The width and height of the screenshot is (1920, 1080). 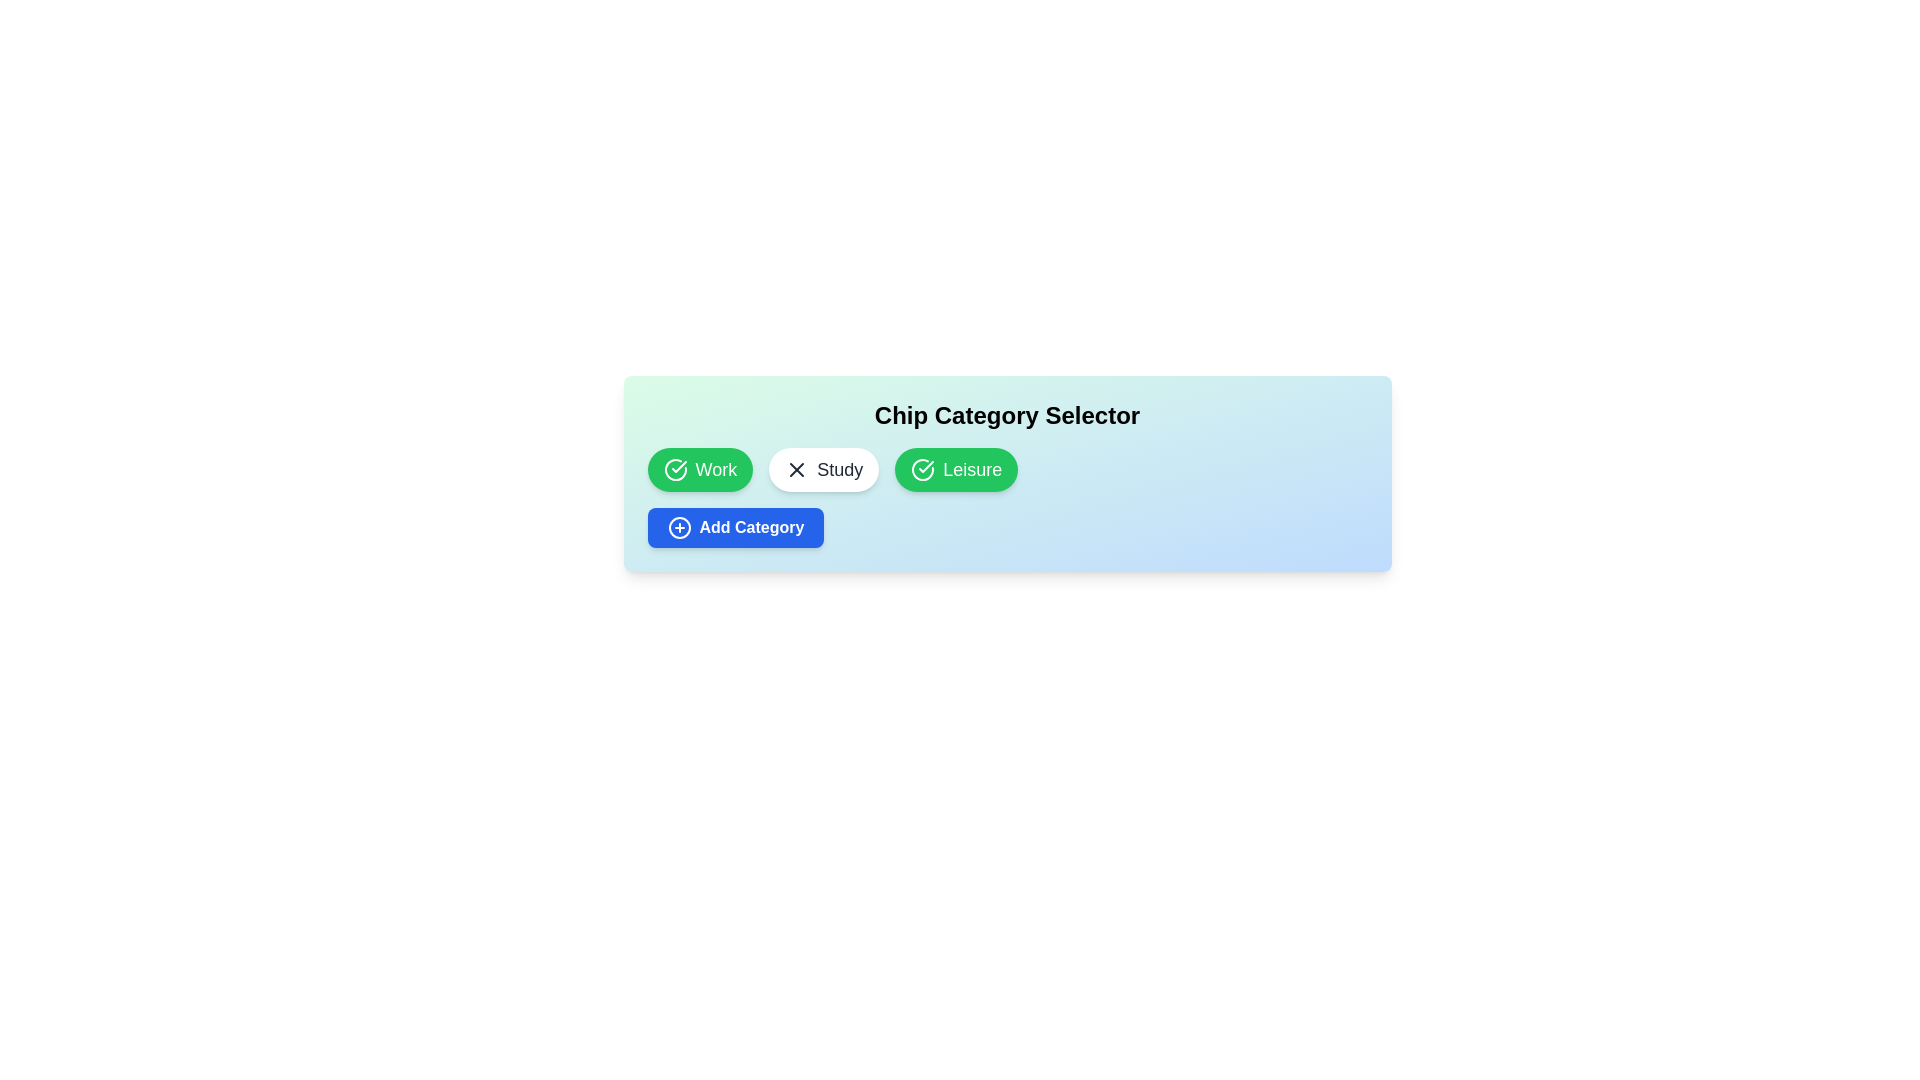 What do you see at coordinates (734, 527) in the screenshot?
I see `the 'Add Category' button to add a new category` at bounding box center [734, 527].